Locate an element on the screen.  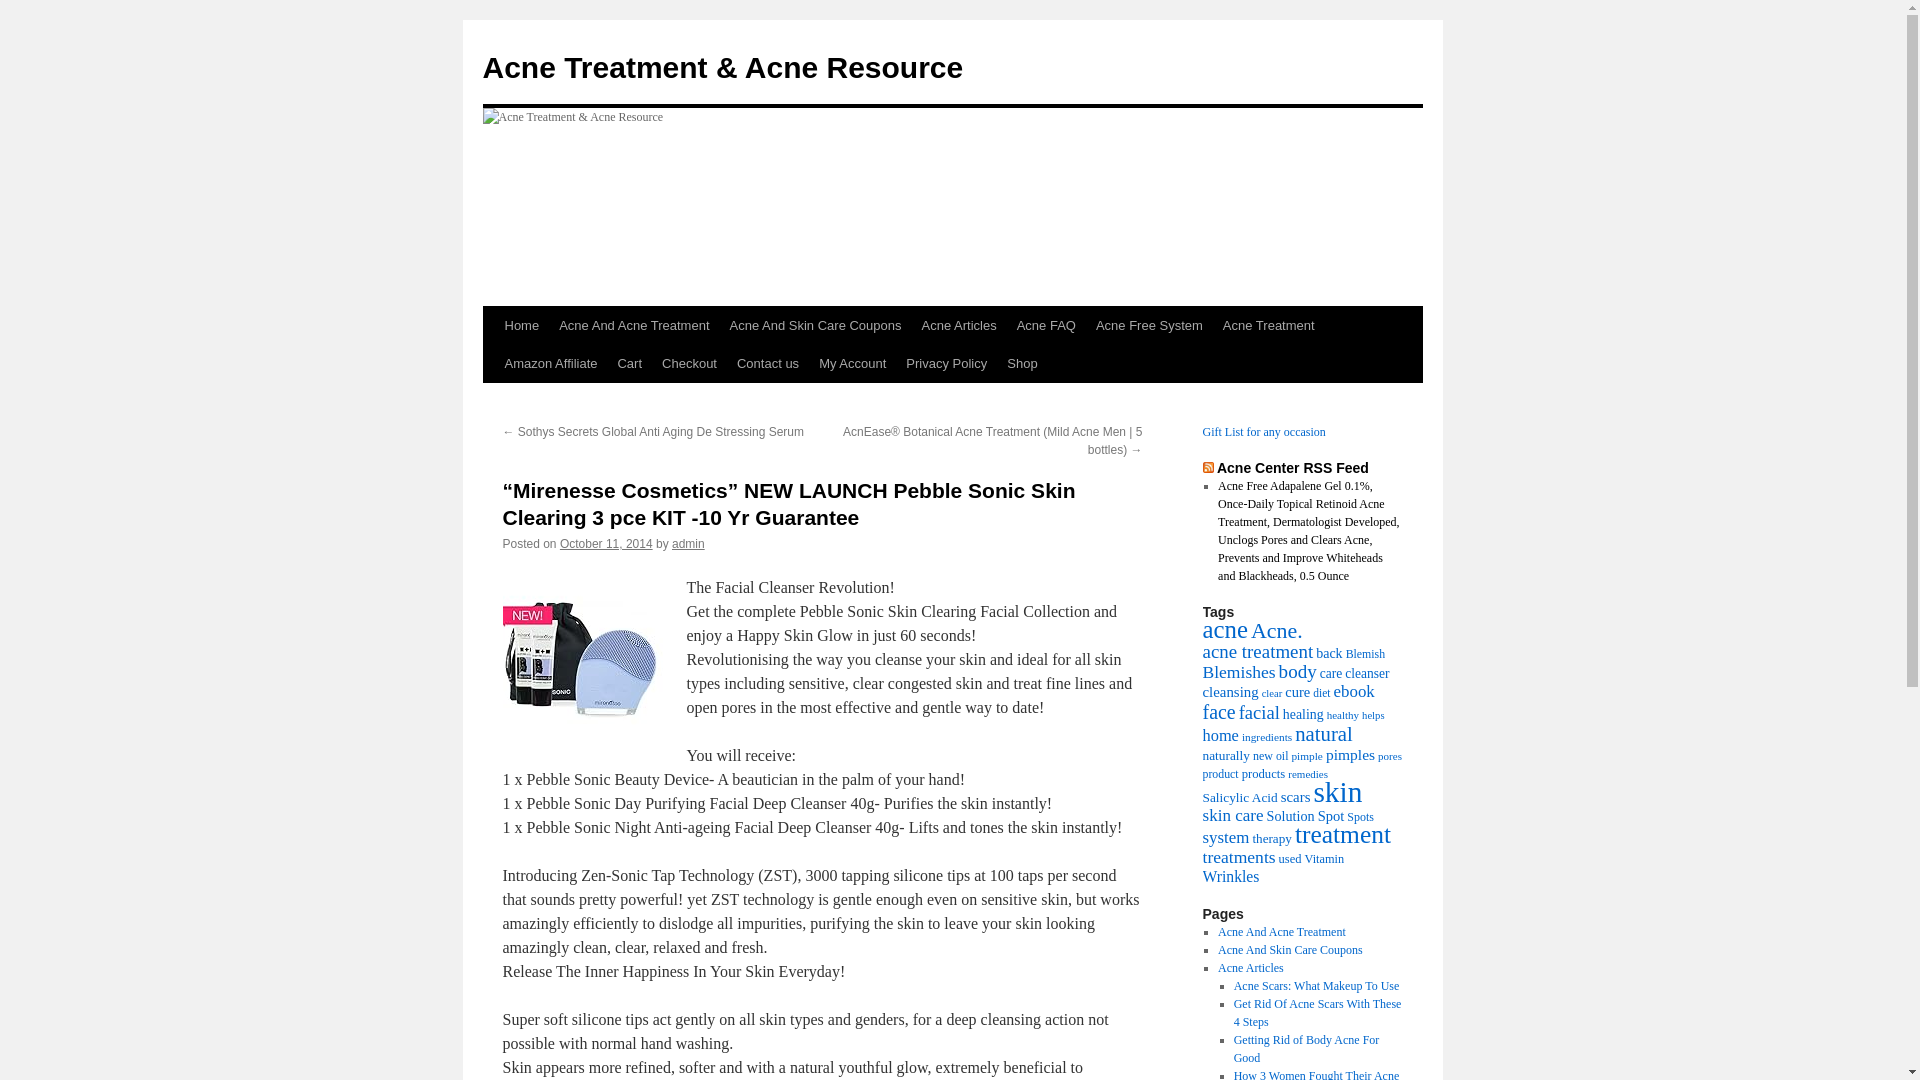
'Spots' is located at coordinates (1360, 817).